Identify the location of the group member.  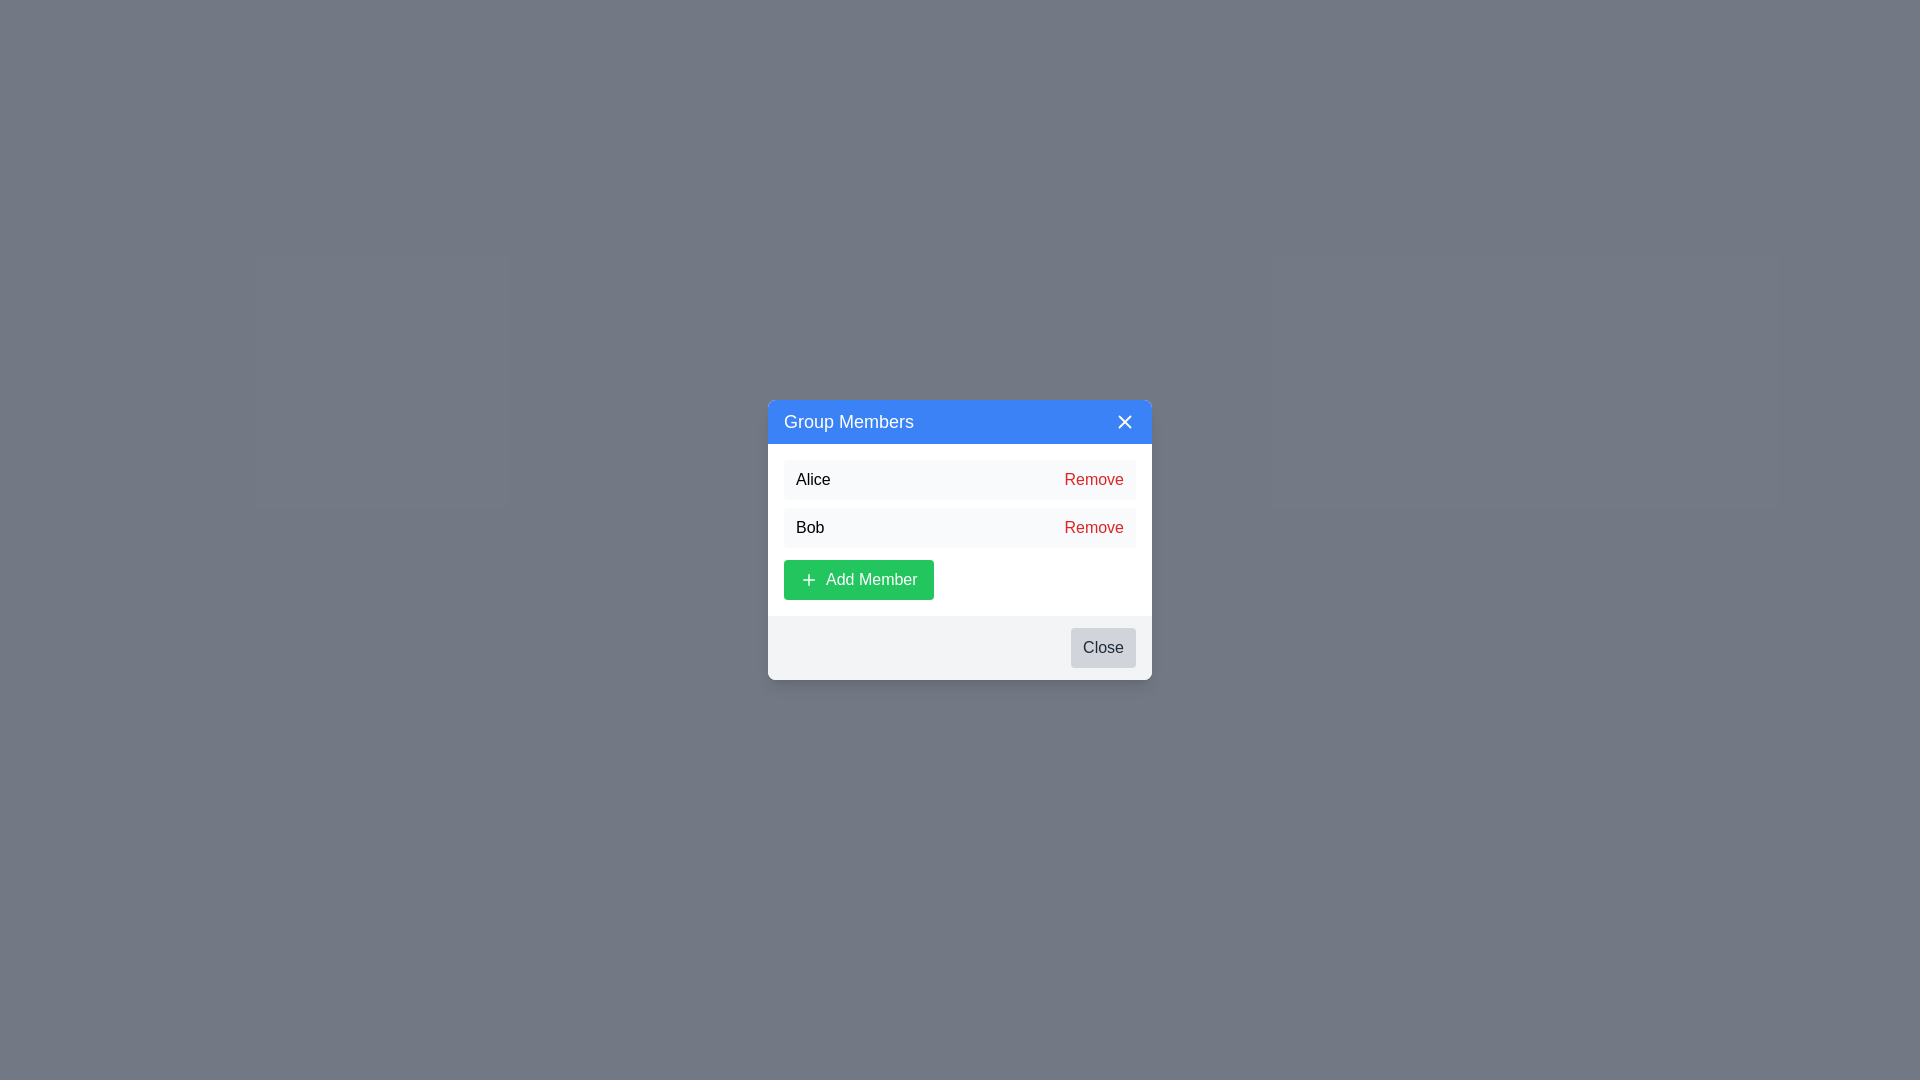
(960, 527).